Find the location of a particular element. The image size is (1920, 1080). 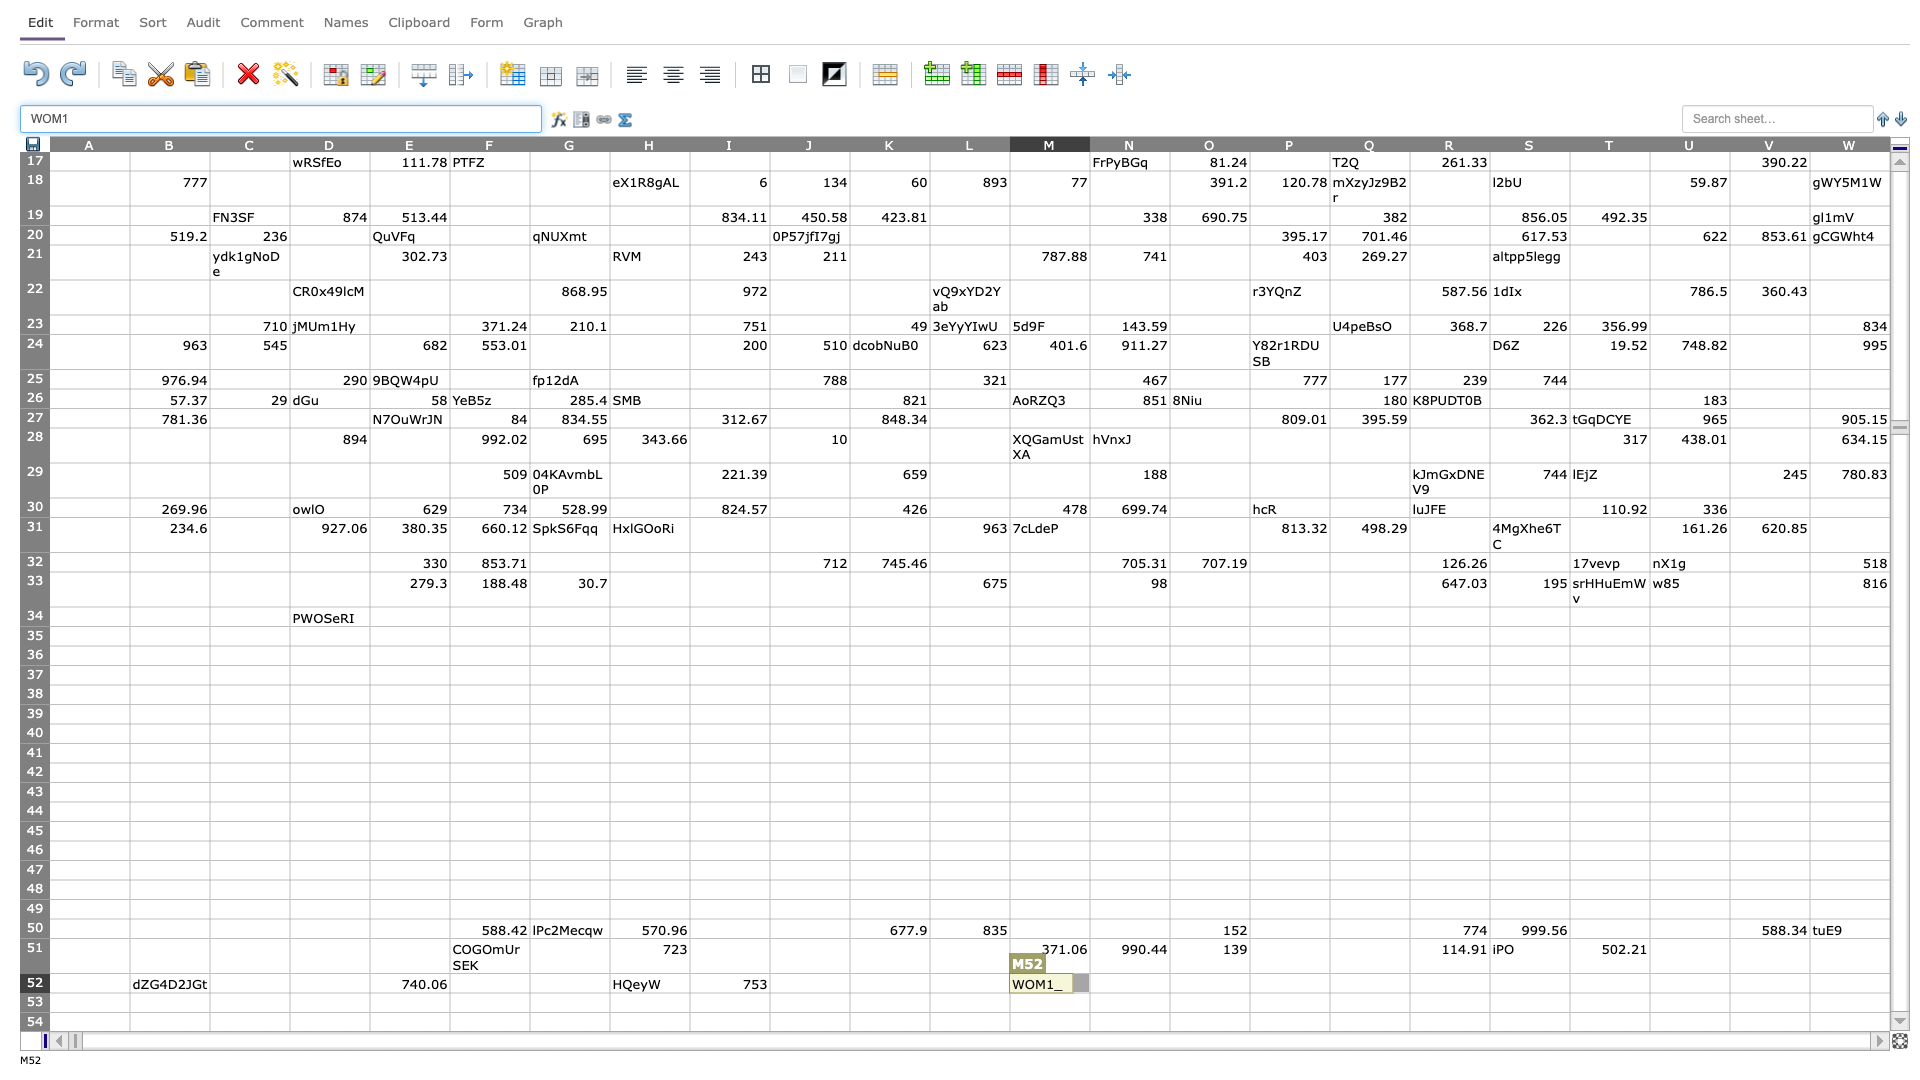

top left at column N row 52 is located at coordinates (1088, 972).